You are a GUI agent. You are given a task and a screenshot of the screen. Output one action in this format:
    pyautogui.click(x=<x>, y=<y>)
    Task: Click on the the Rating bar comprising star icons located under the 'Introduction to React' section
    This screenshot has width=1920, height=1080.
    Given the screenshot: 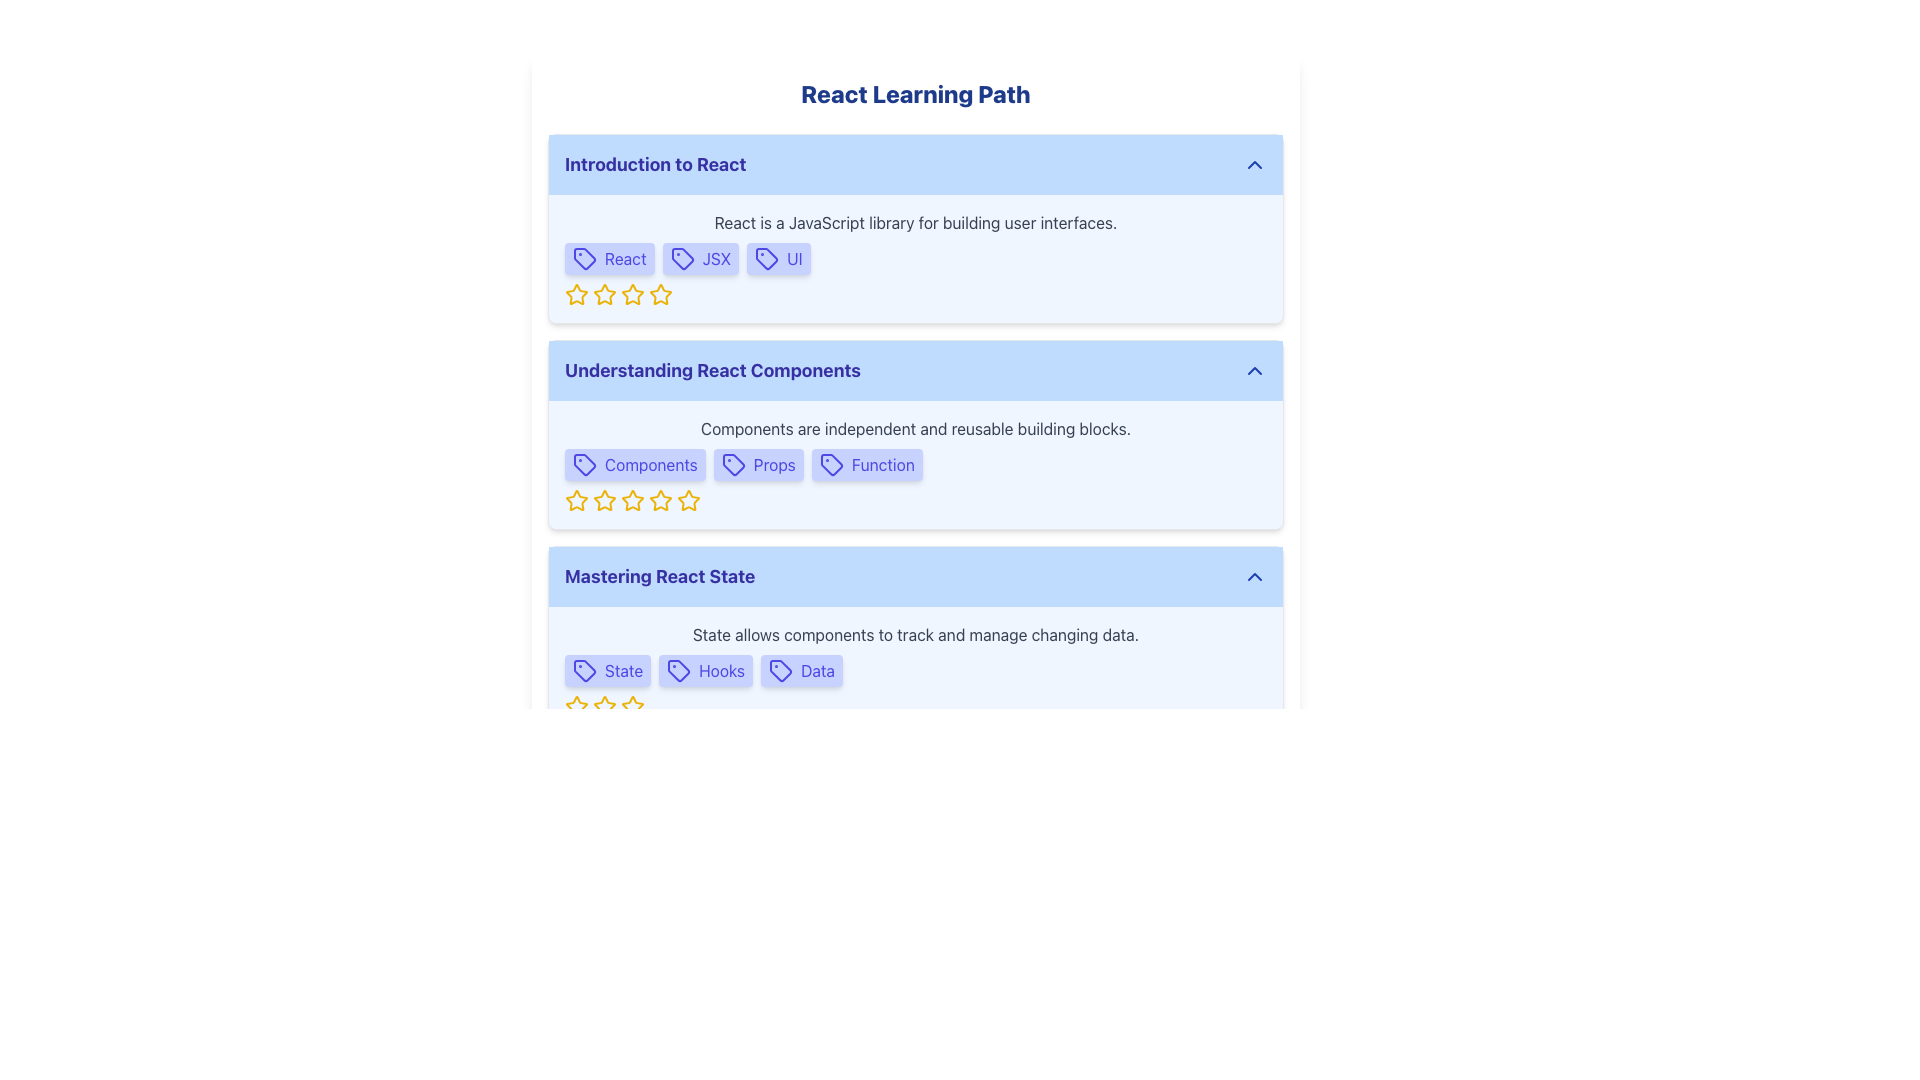 What is the action you would take?
    pyautogui.click(x=915, y=294)
    